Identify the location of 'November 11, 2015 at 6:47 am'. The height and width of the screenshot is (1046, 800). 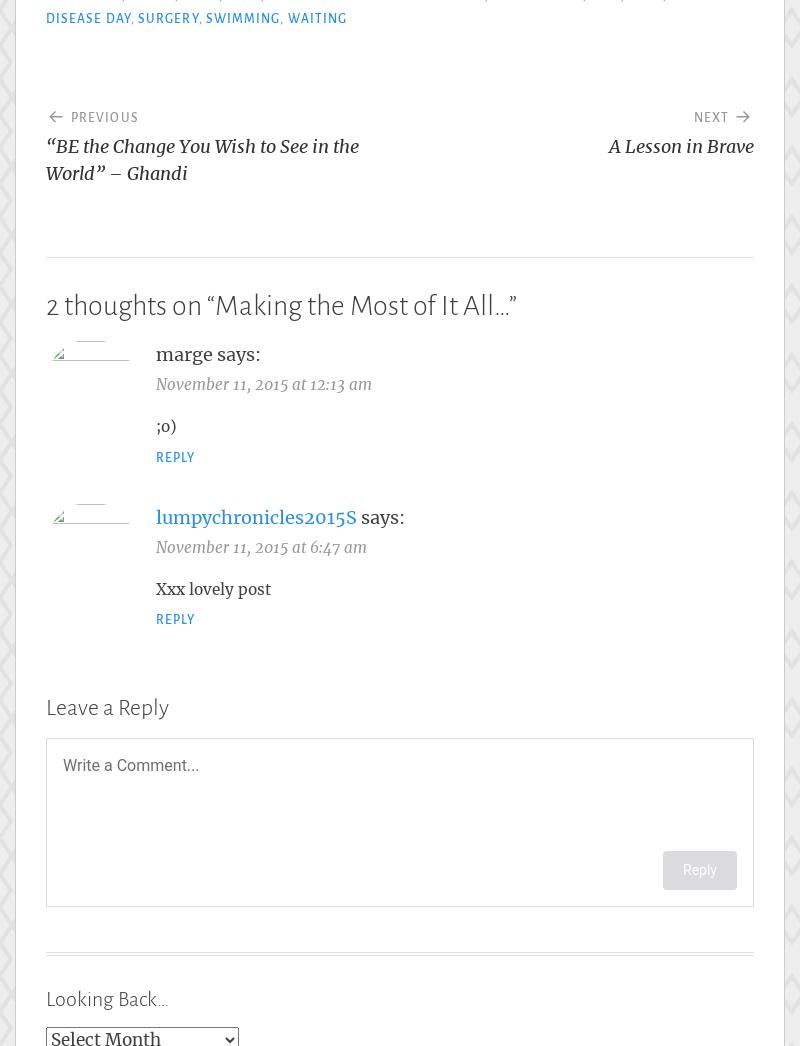
(156, 545).